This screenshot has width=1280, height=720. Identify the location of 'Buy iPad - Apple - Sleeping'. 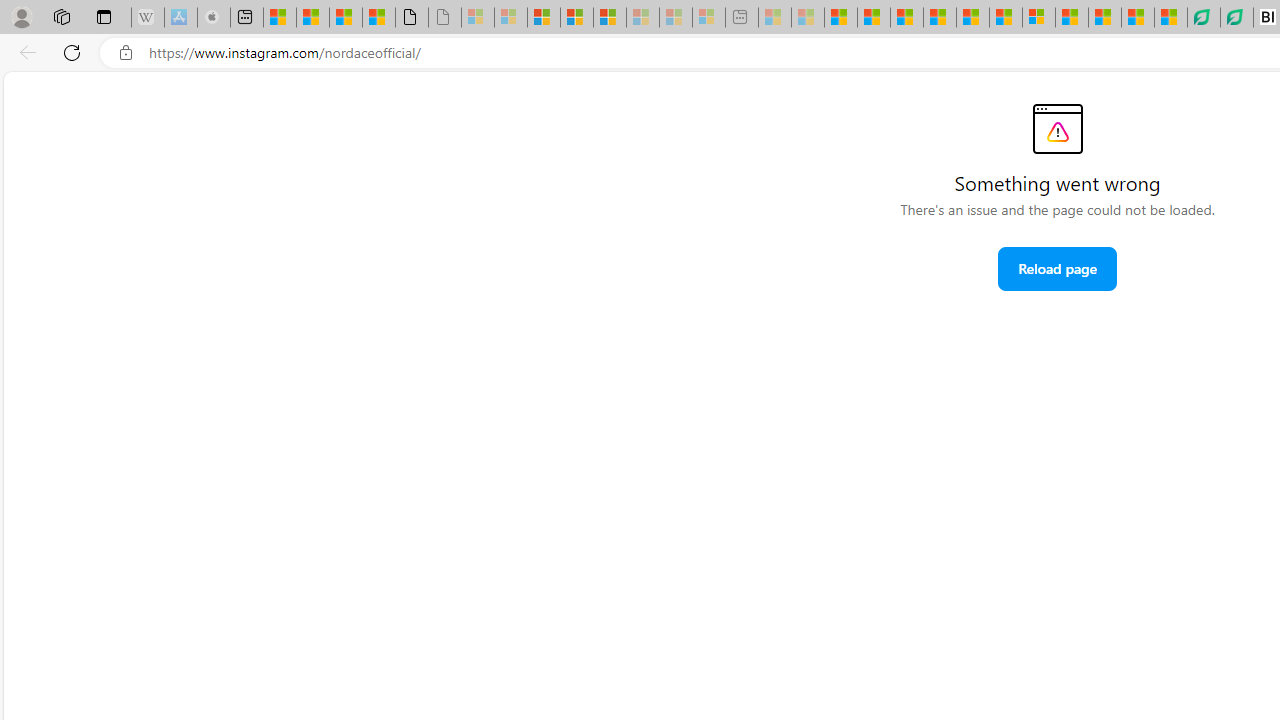
(214, 17).